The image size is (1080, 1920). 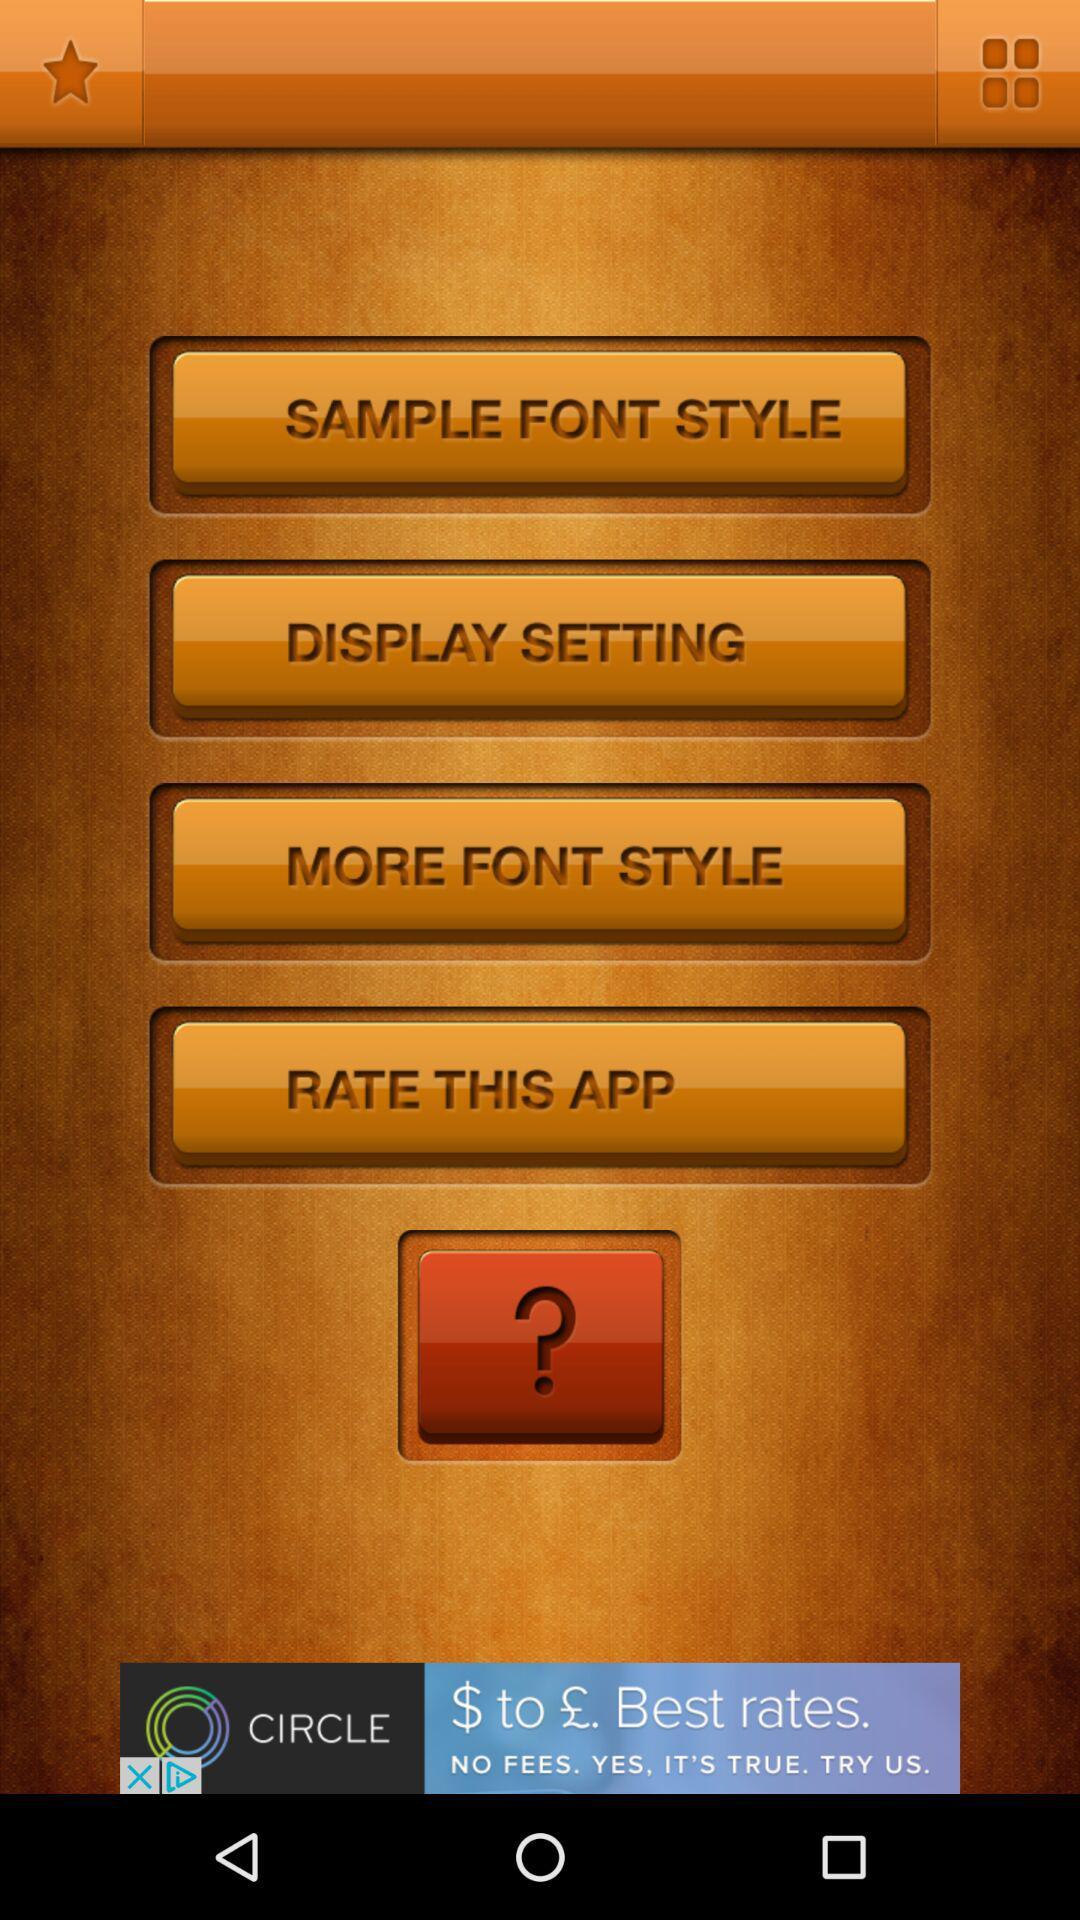 I want to click on screen to rate app, so click(x=540, y=1097).